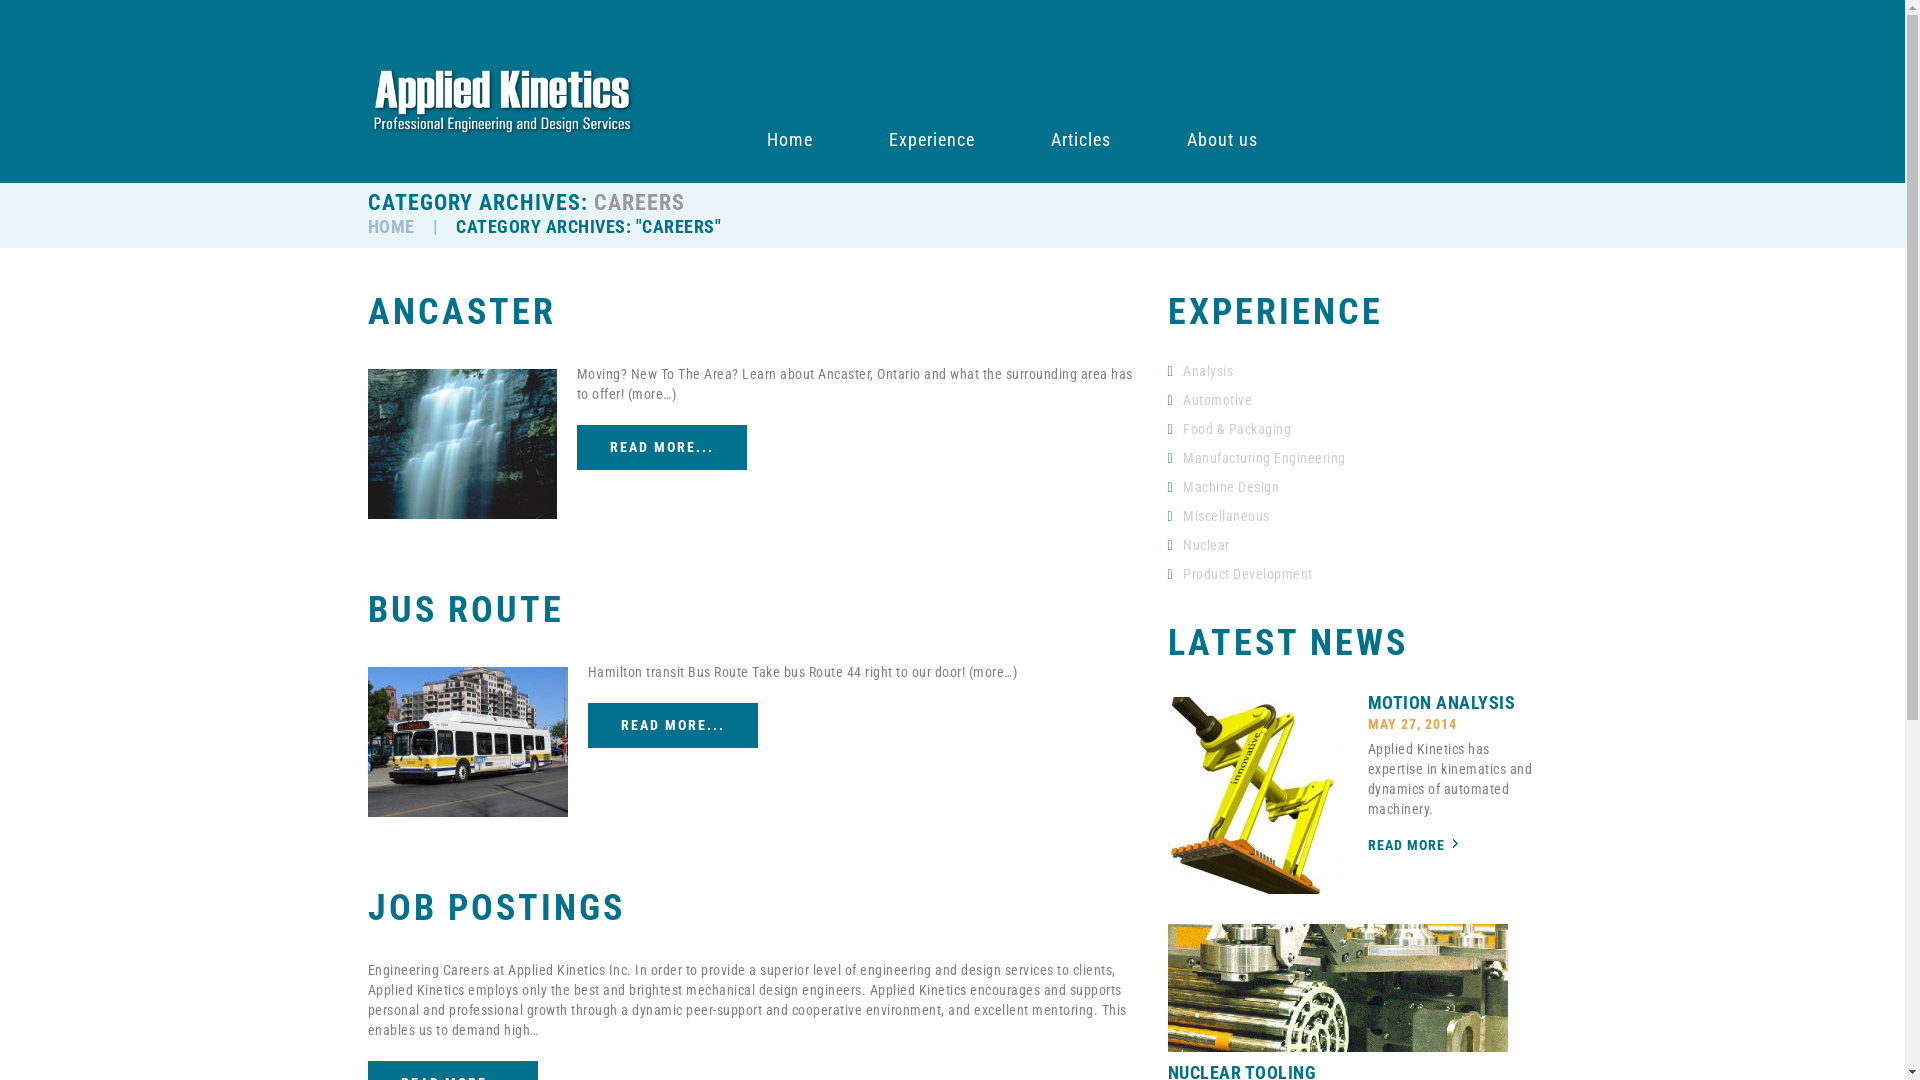 This screenshot has height=1080, width=1920. I want to click on 'Motion Analysis', so click(1251, 794).